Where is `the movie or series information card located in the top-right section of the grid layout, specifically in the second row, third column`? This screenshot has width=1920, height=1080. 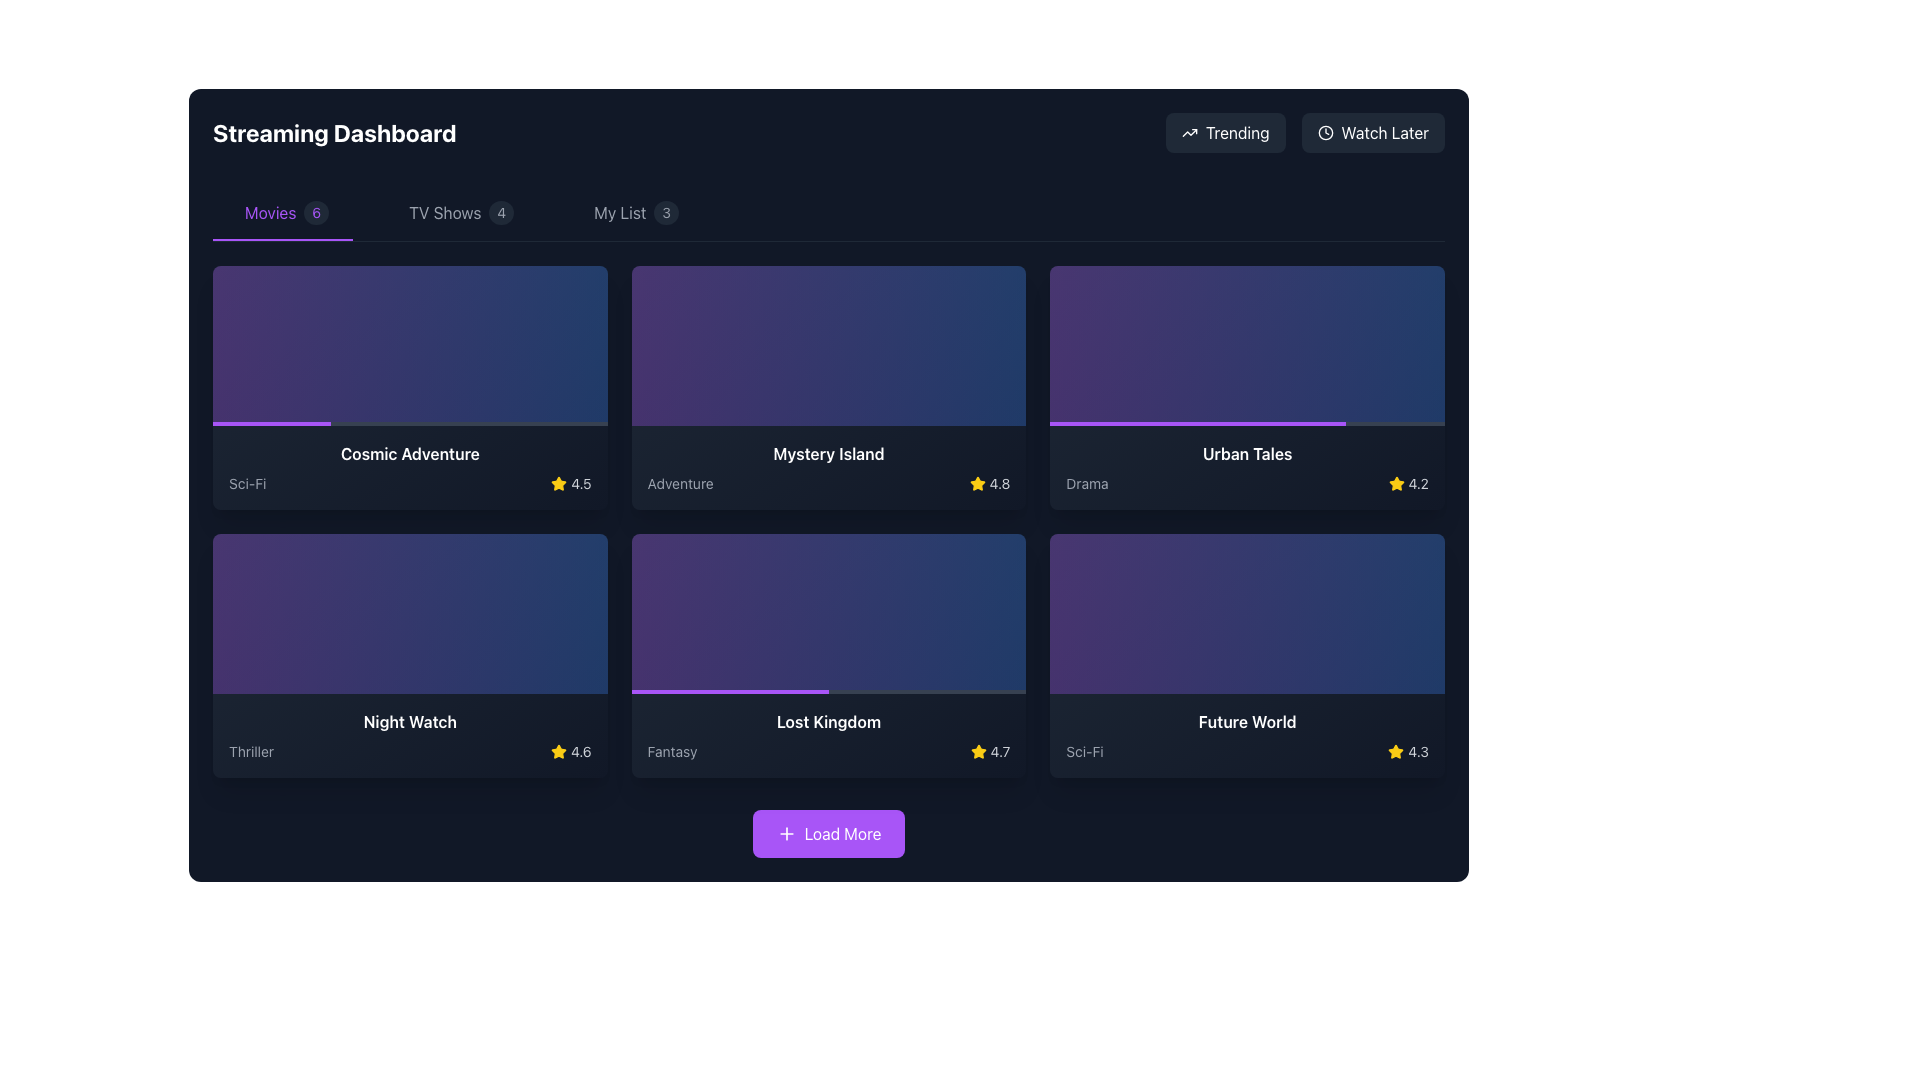
the movie or series information card located in the top-right section of the grid layout, specifically in the second row, third column is located at coordinates (1246, 467).